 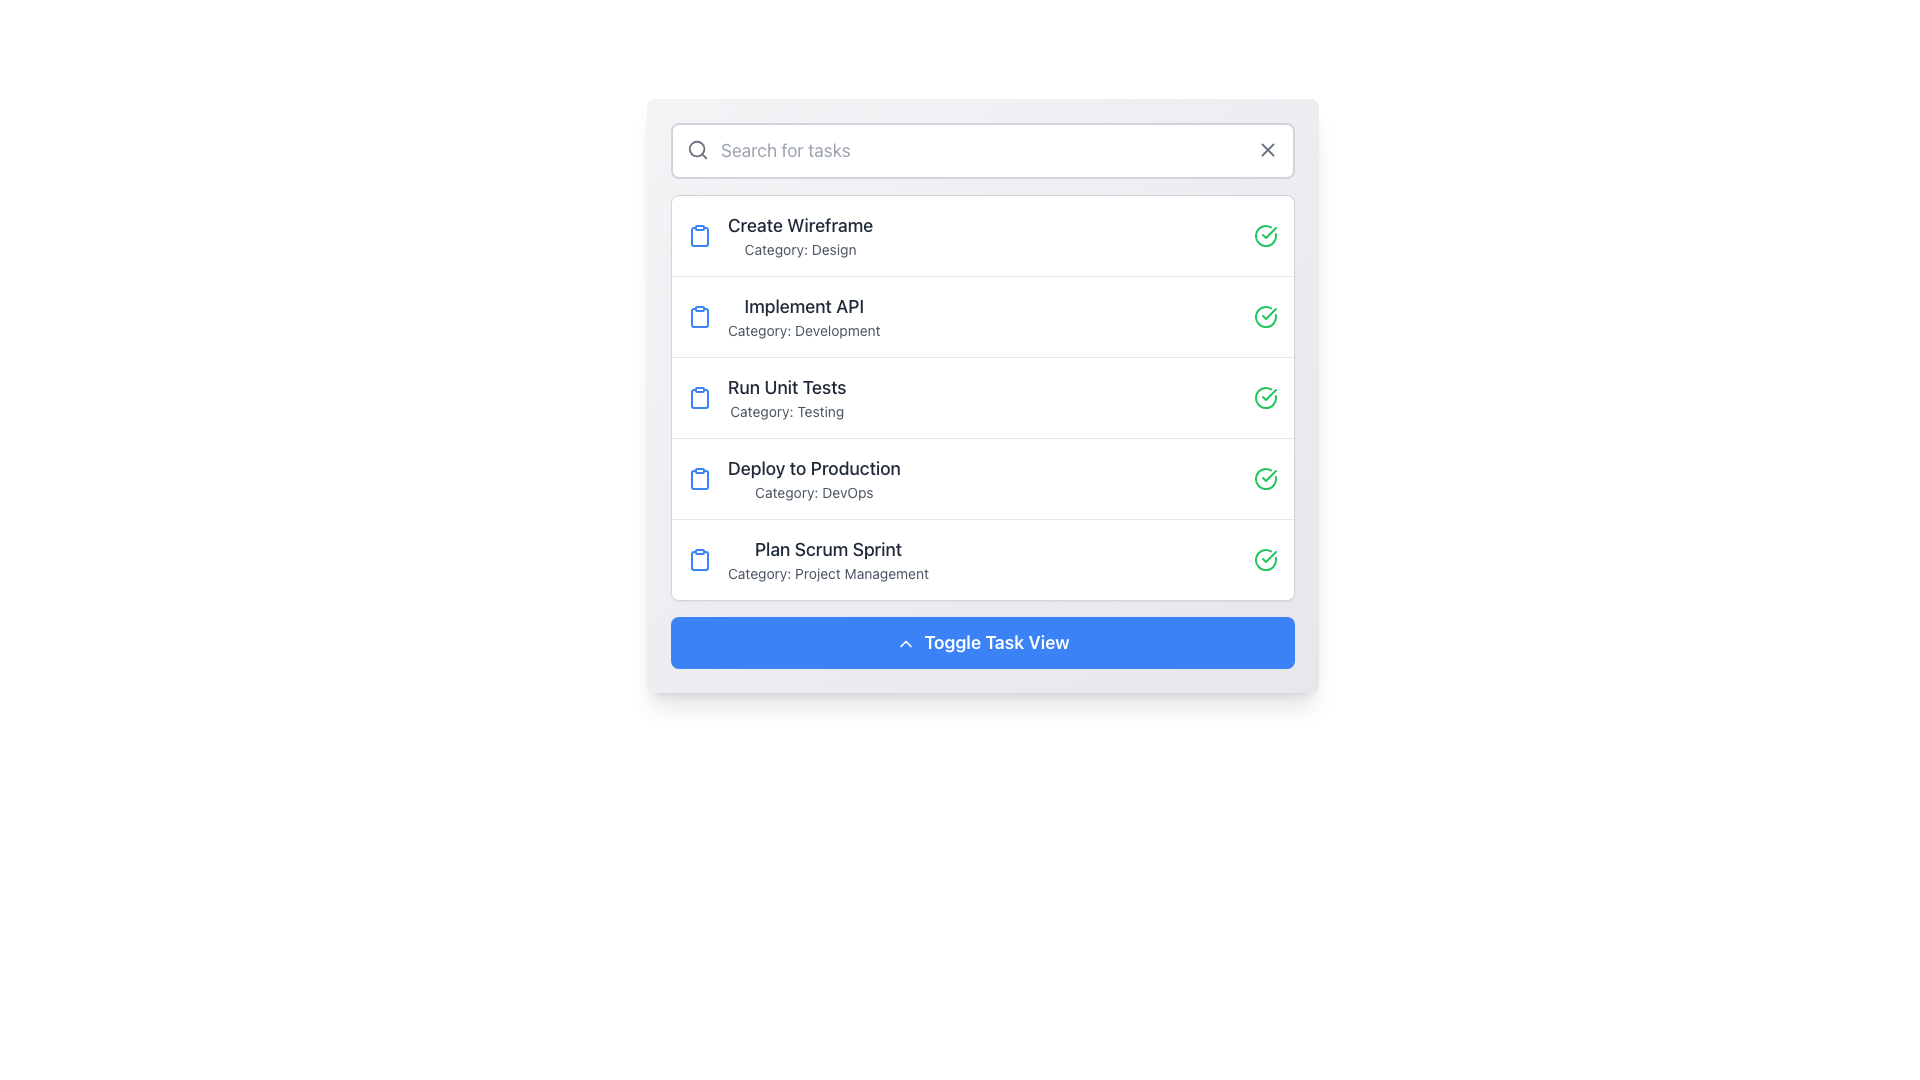 I want to click on the upward-pointing chevron icon with a blue background and white outline, located inside the 'Toggle Task View' button, towards the left side next to the text label, so click(x=905, y=644).